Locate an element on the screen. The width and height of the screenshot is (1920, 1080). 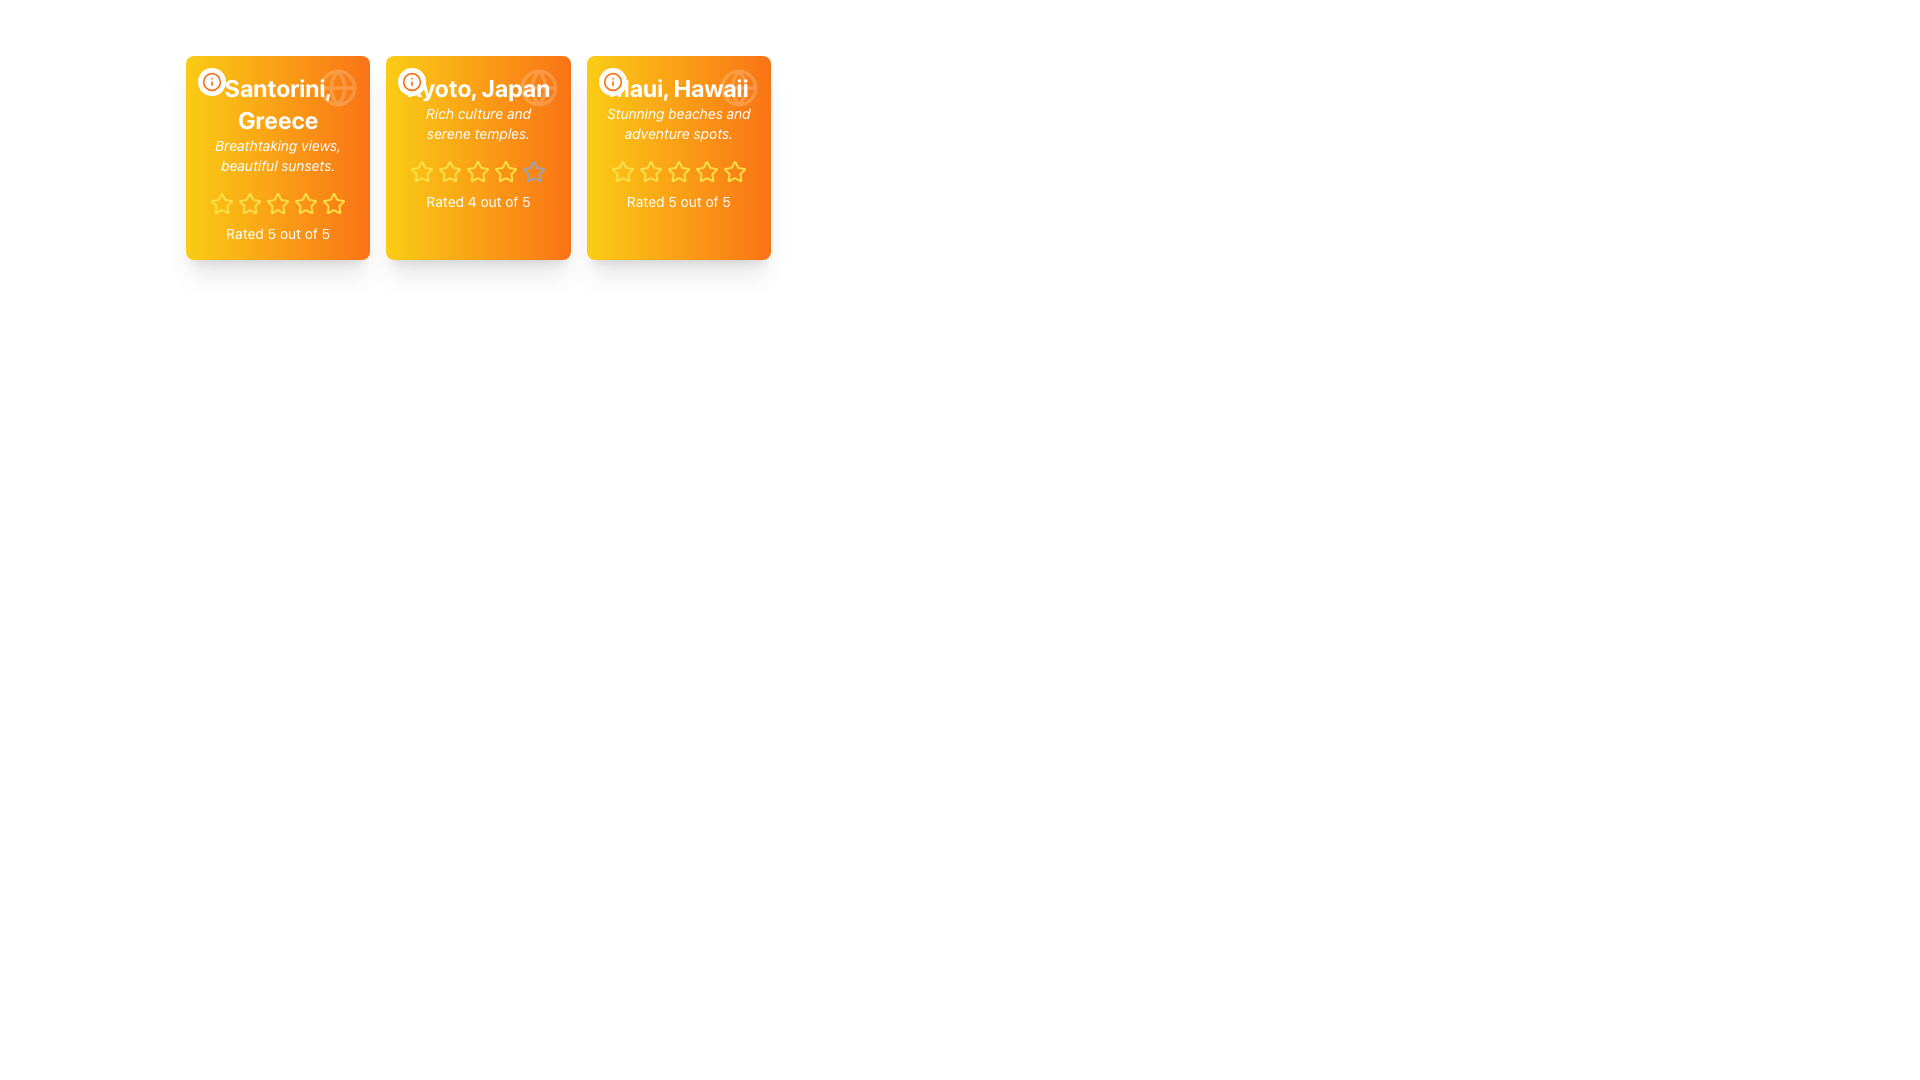
the filled rating star representing the score for Kyoto, Japan, located in the second rating section of the card layout is located at coordinates (449, 170).